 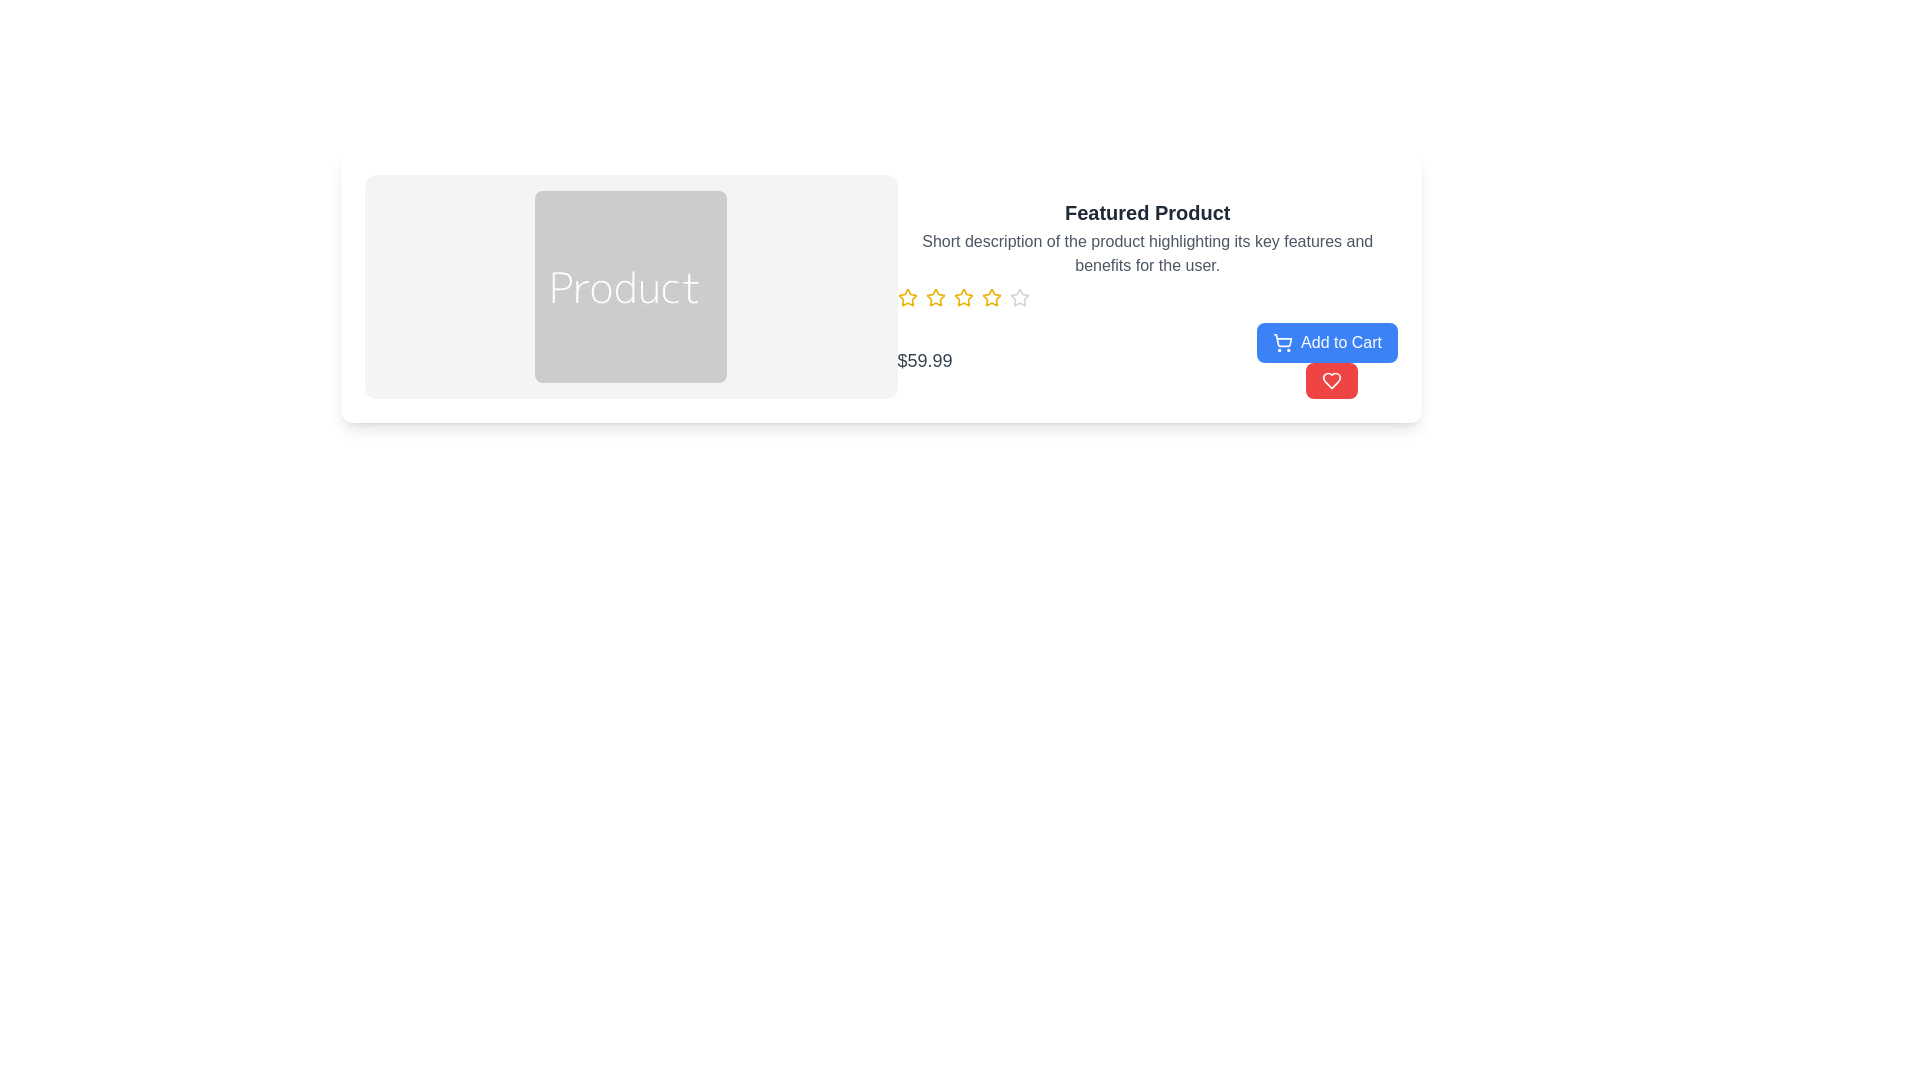 I want to click on the star icons in the Rating control located below the product description and above the price and 'Add to Cart' button, so click(x=1147, y=298).